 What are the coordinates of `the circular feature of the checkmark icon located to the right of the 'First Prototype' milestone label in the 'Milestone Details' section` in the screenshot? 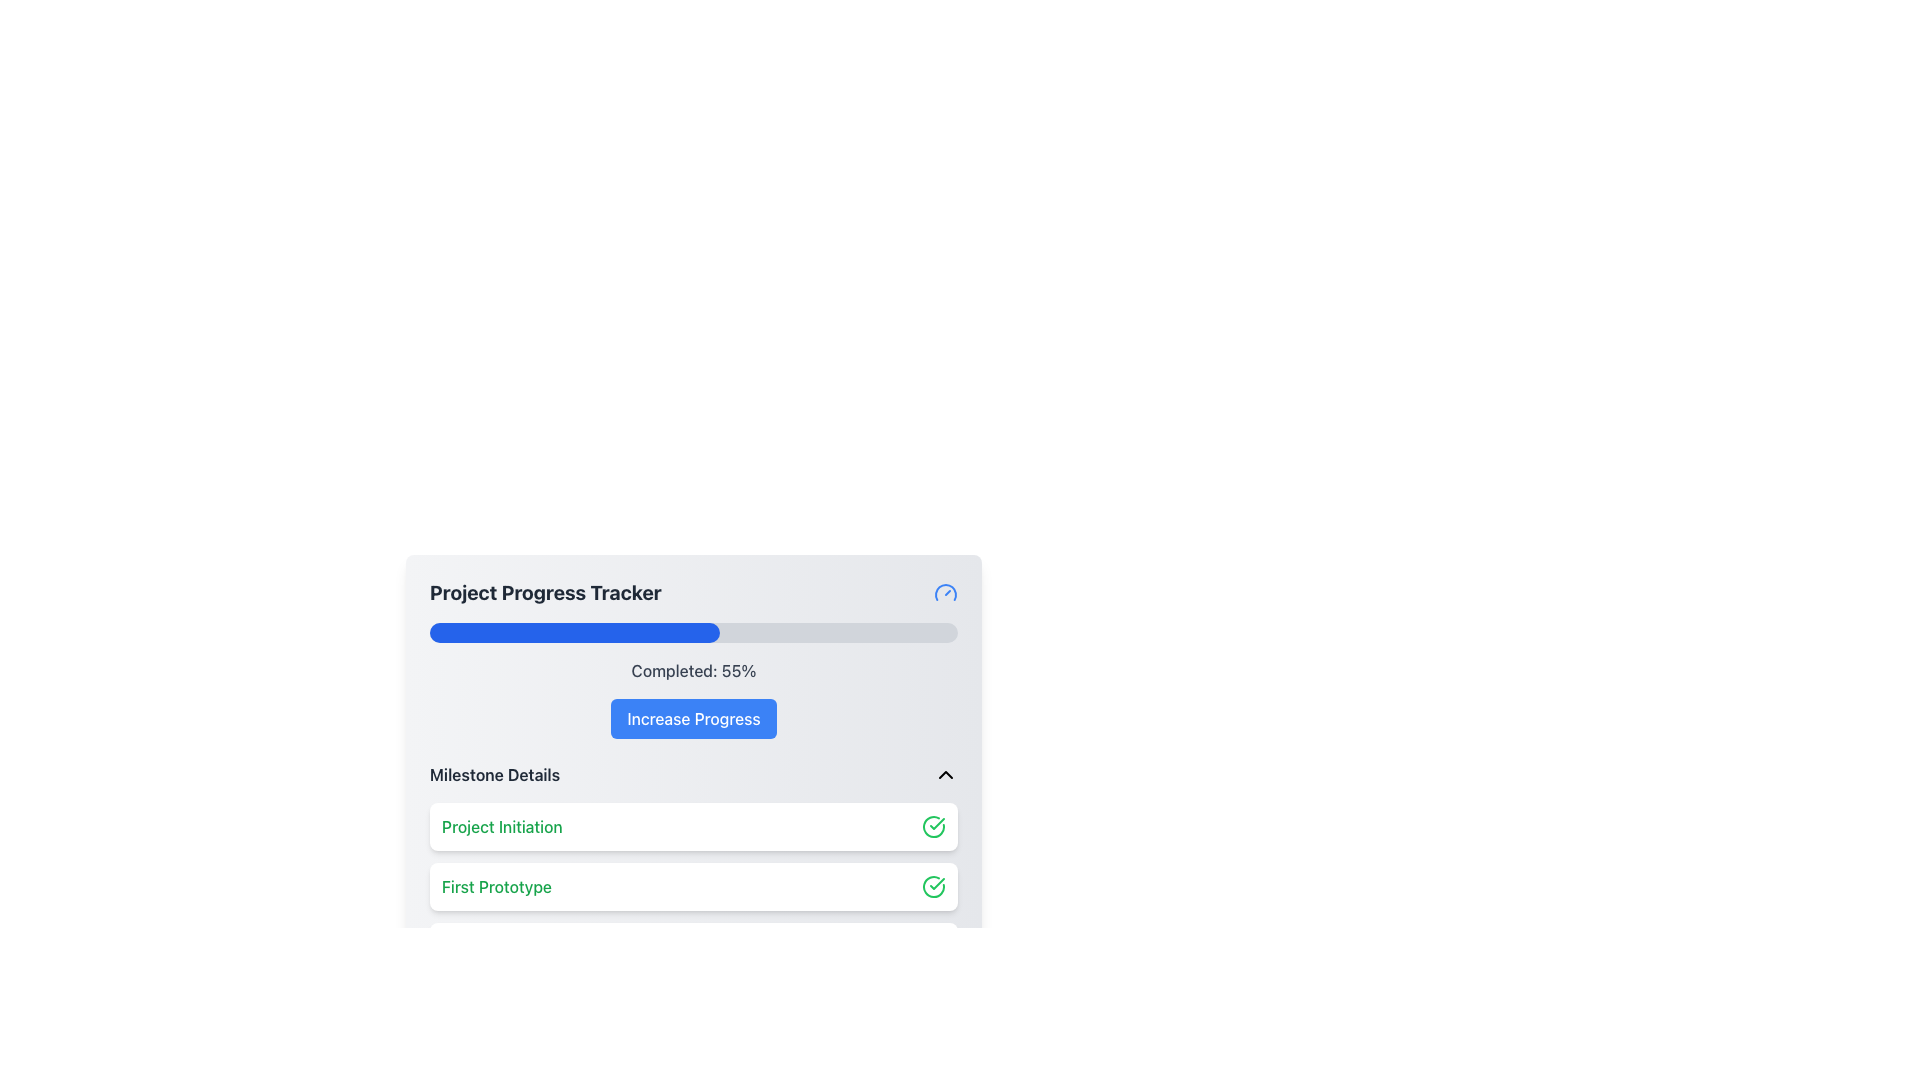 It's located at (933, 886).